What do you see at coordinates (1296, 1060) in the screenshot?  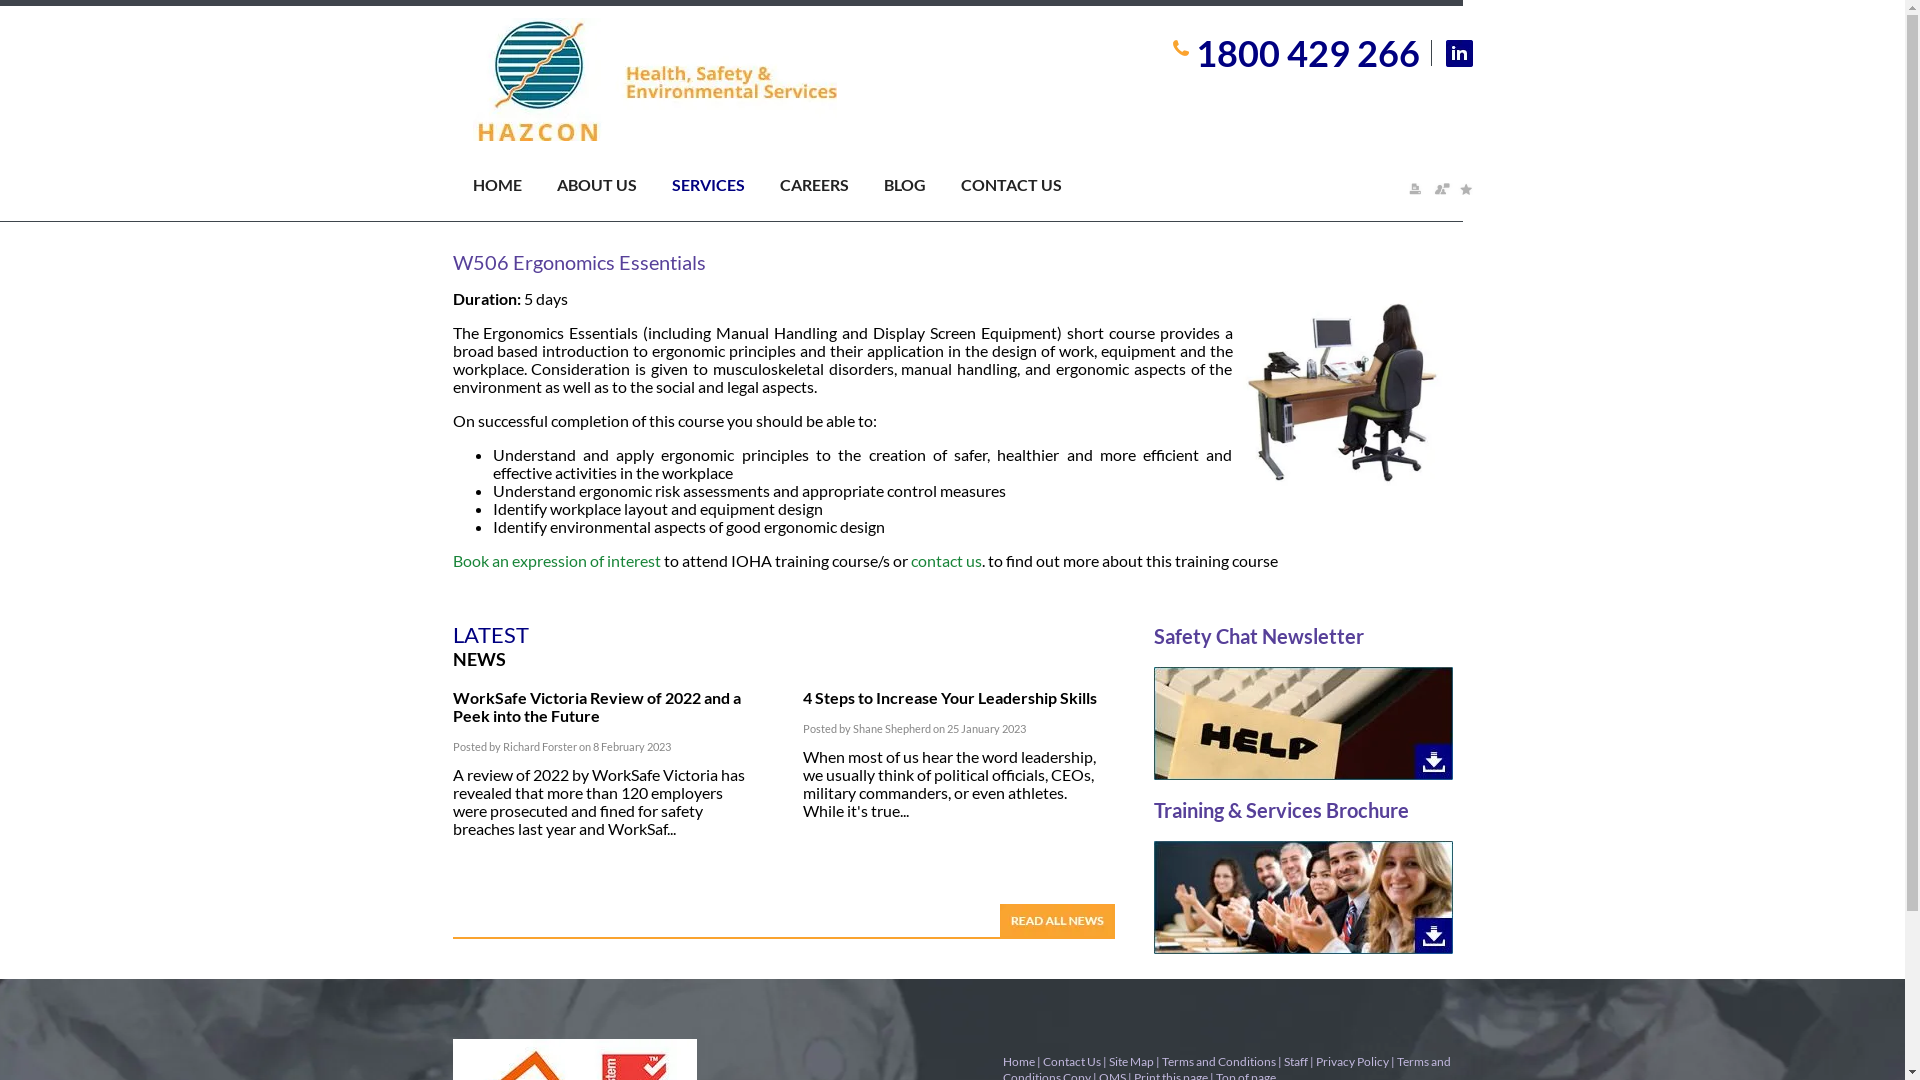 I see `'Staff'` at bounding box center [1296, 1060].